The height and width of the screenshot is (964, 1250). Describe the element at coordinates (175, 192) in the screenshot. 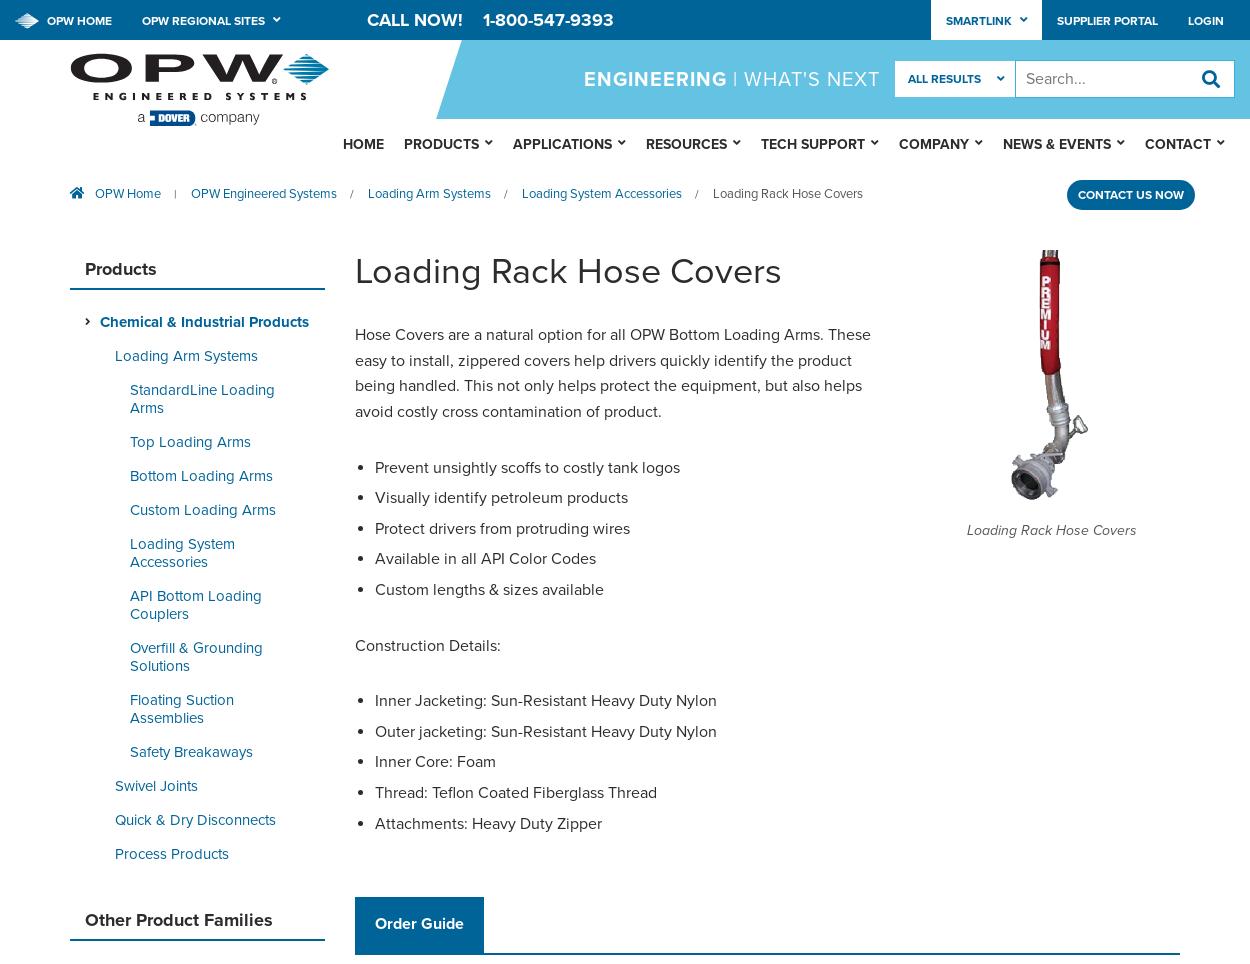

I see `'|'` at that location.